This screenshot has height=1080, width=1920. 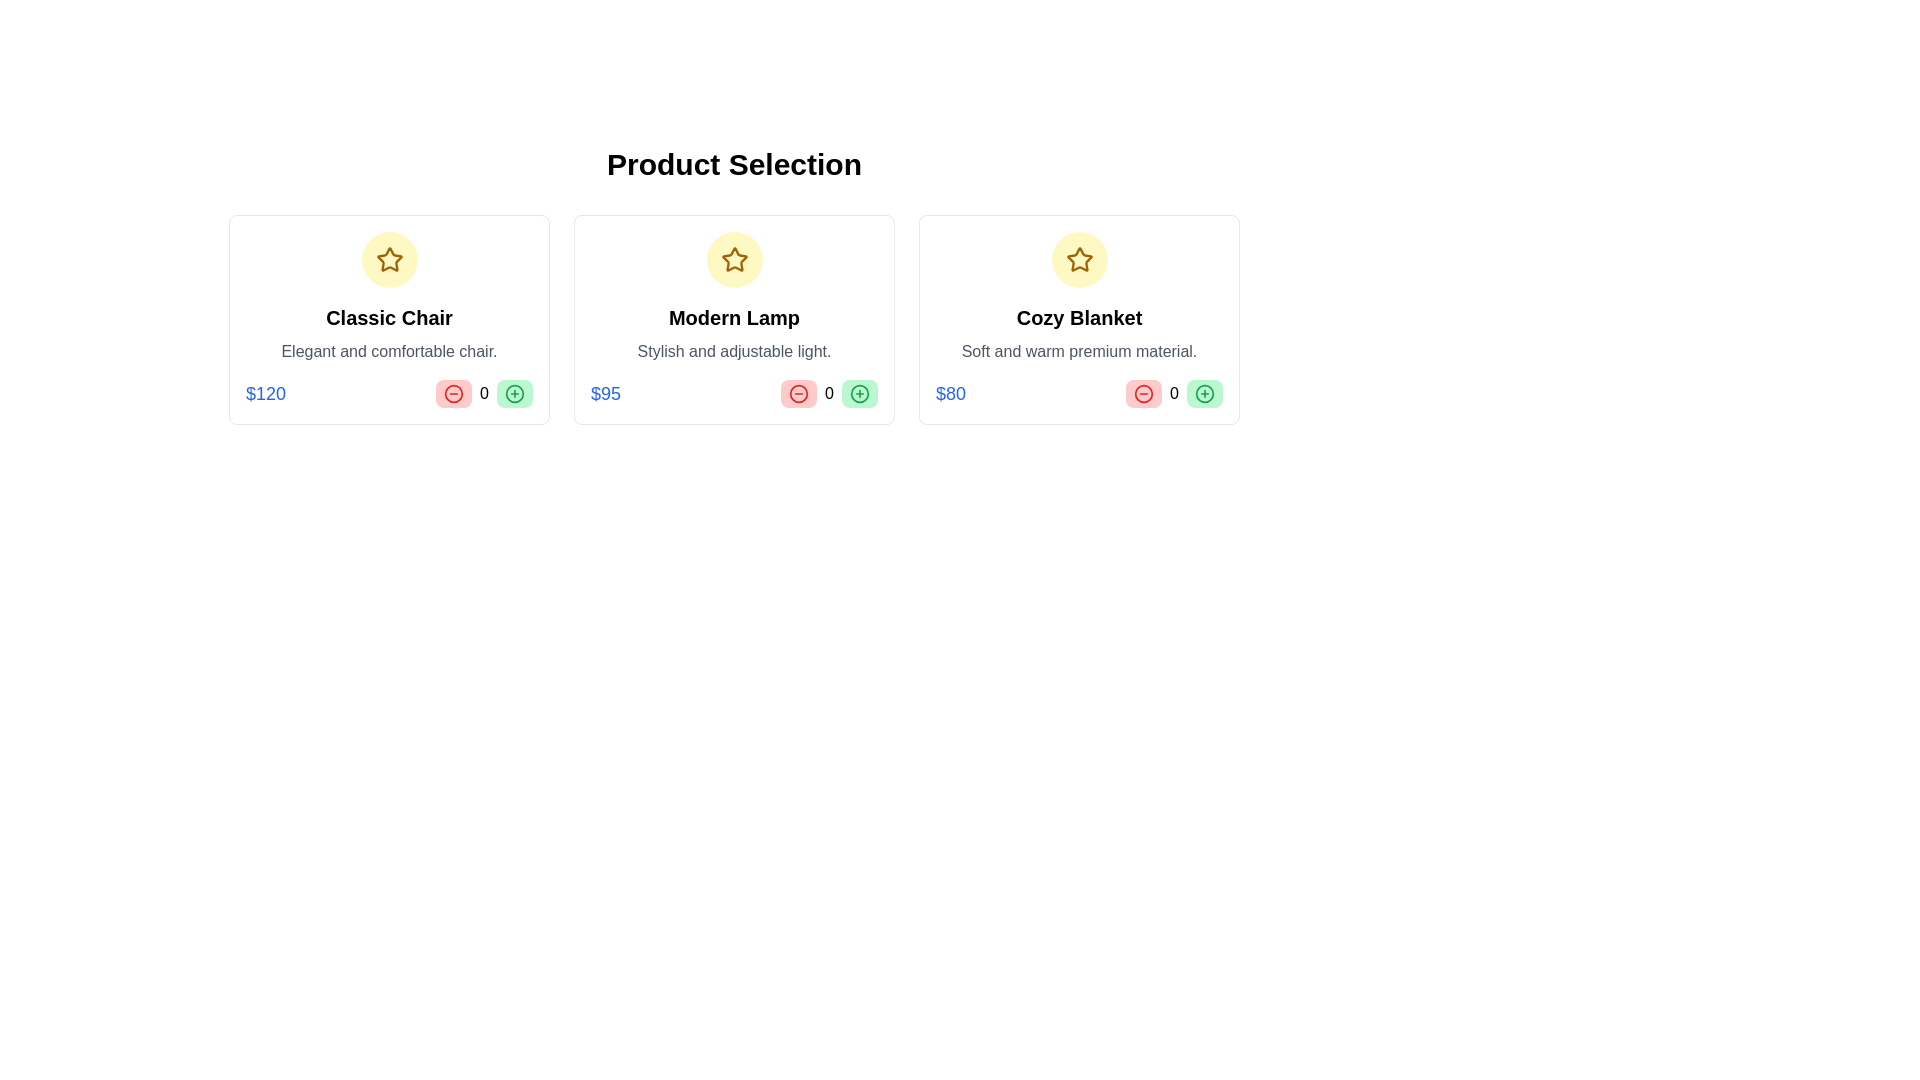 What do you see at coordinates (859, 393) in the screenshot?
I see `the increment button located in the right-bottom section of the 'Modern Lamp' product card to observe potential hover effects` at bounding box center [859, 393].